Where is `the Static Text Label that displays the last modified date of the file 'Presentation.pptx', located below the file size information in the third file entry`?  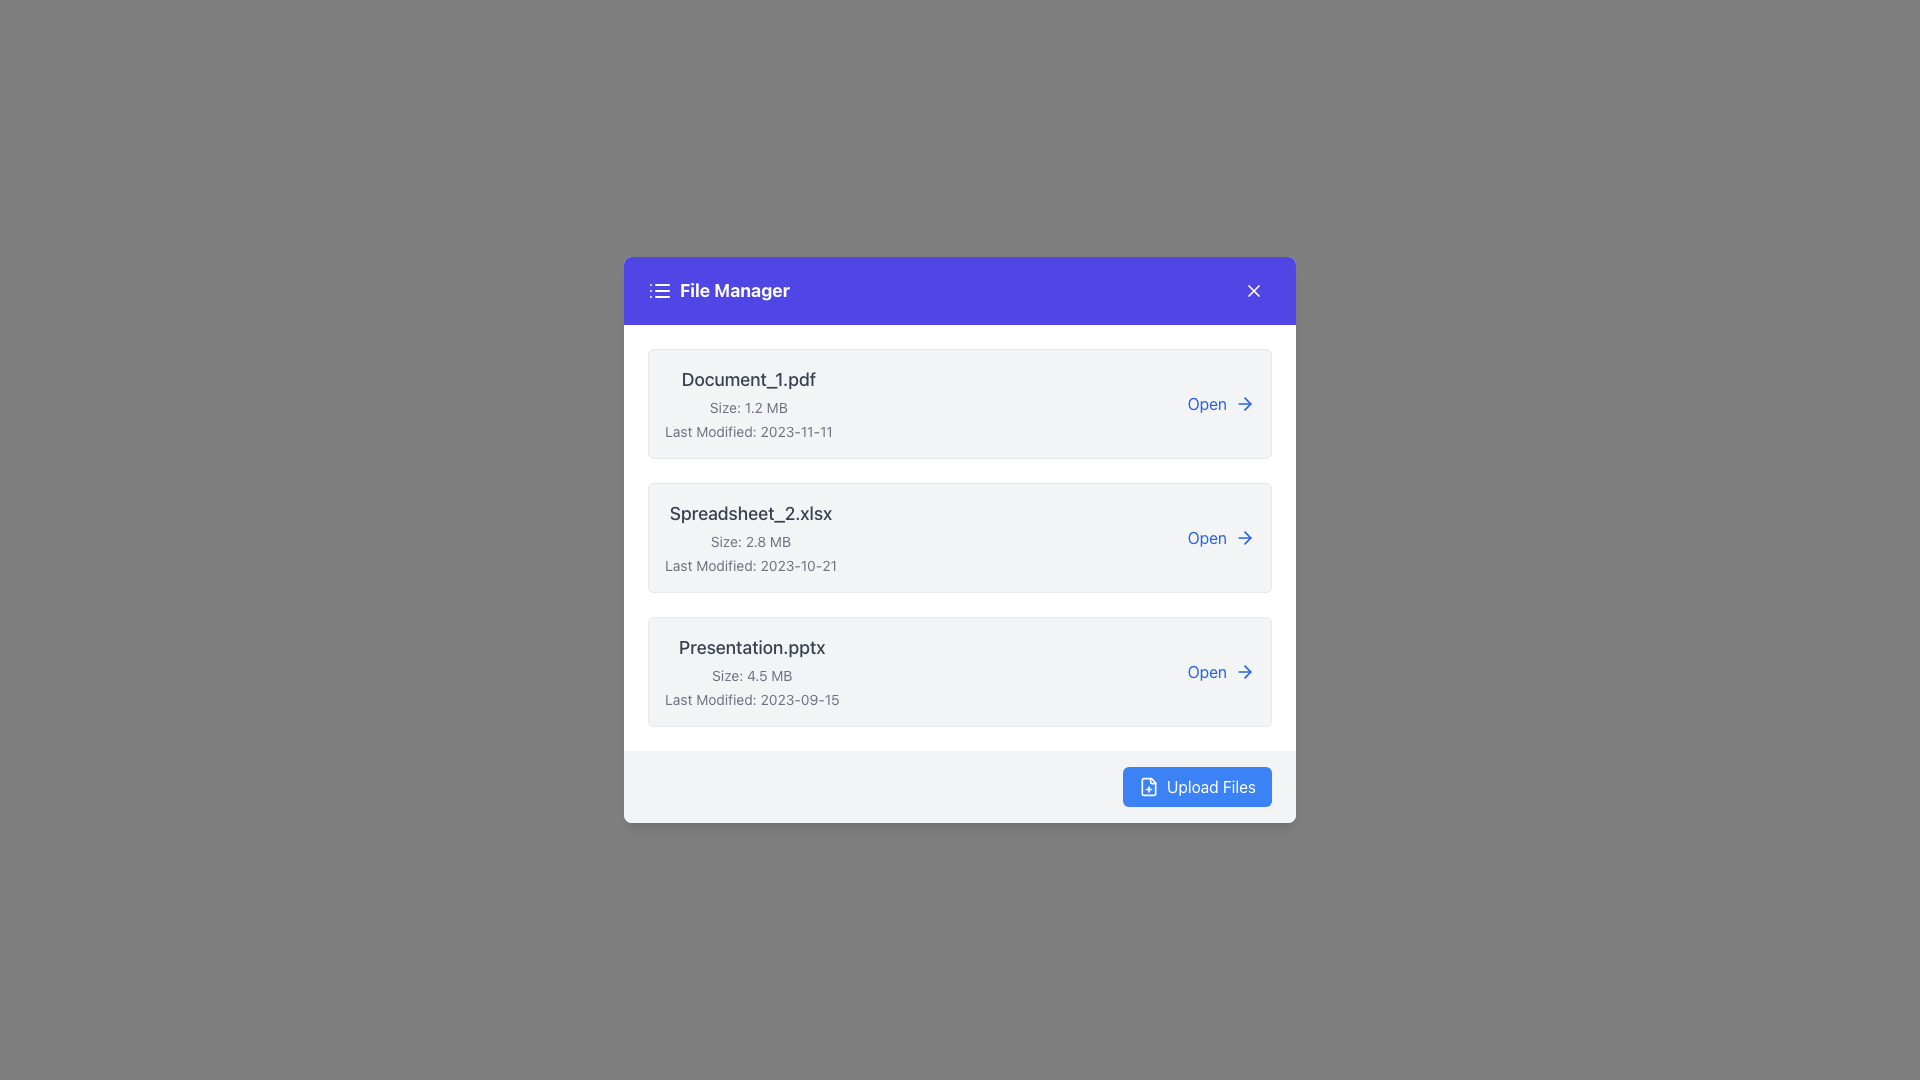
the Static Text Label that displays the last modified date of the file 'Presentation.pptx', located below the file size information in the third file entry is located at coordinates (751, 698).